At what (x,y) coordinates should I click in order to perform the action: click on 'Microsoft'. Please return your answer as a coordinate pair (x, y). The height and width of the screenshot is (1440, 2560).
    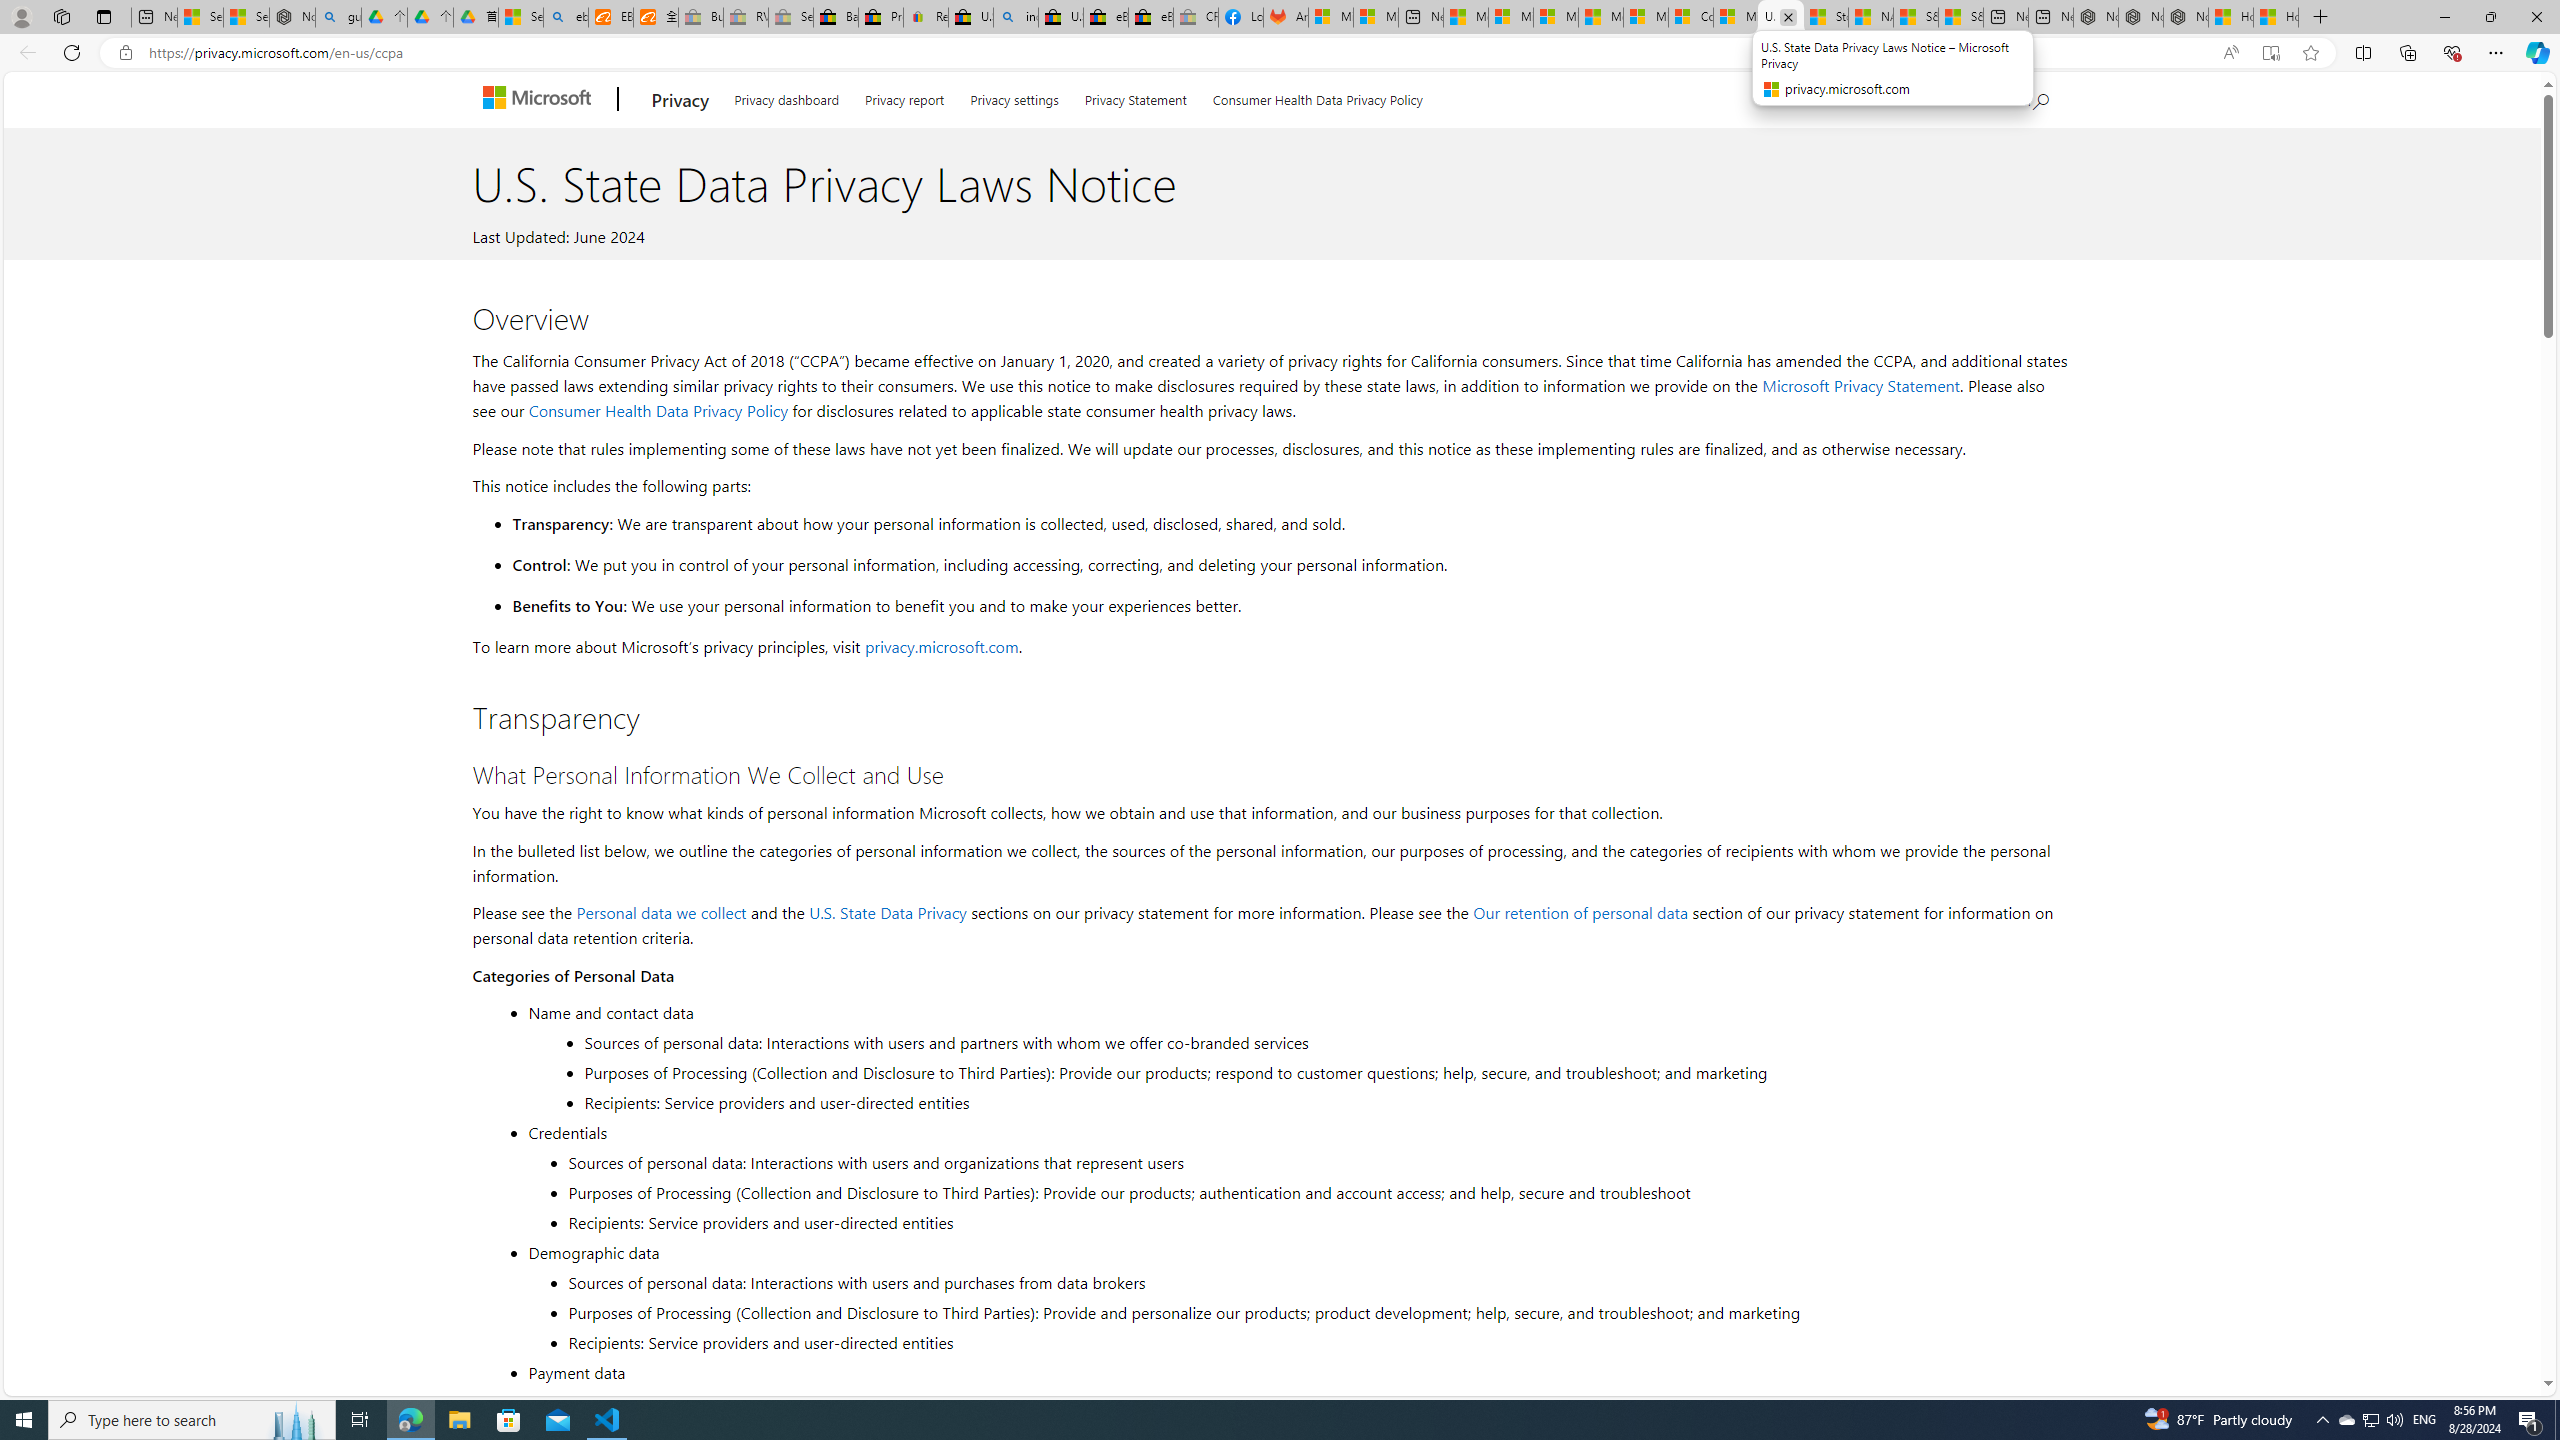
    Looking at the image, I should click on (539, 99).